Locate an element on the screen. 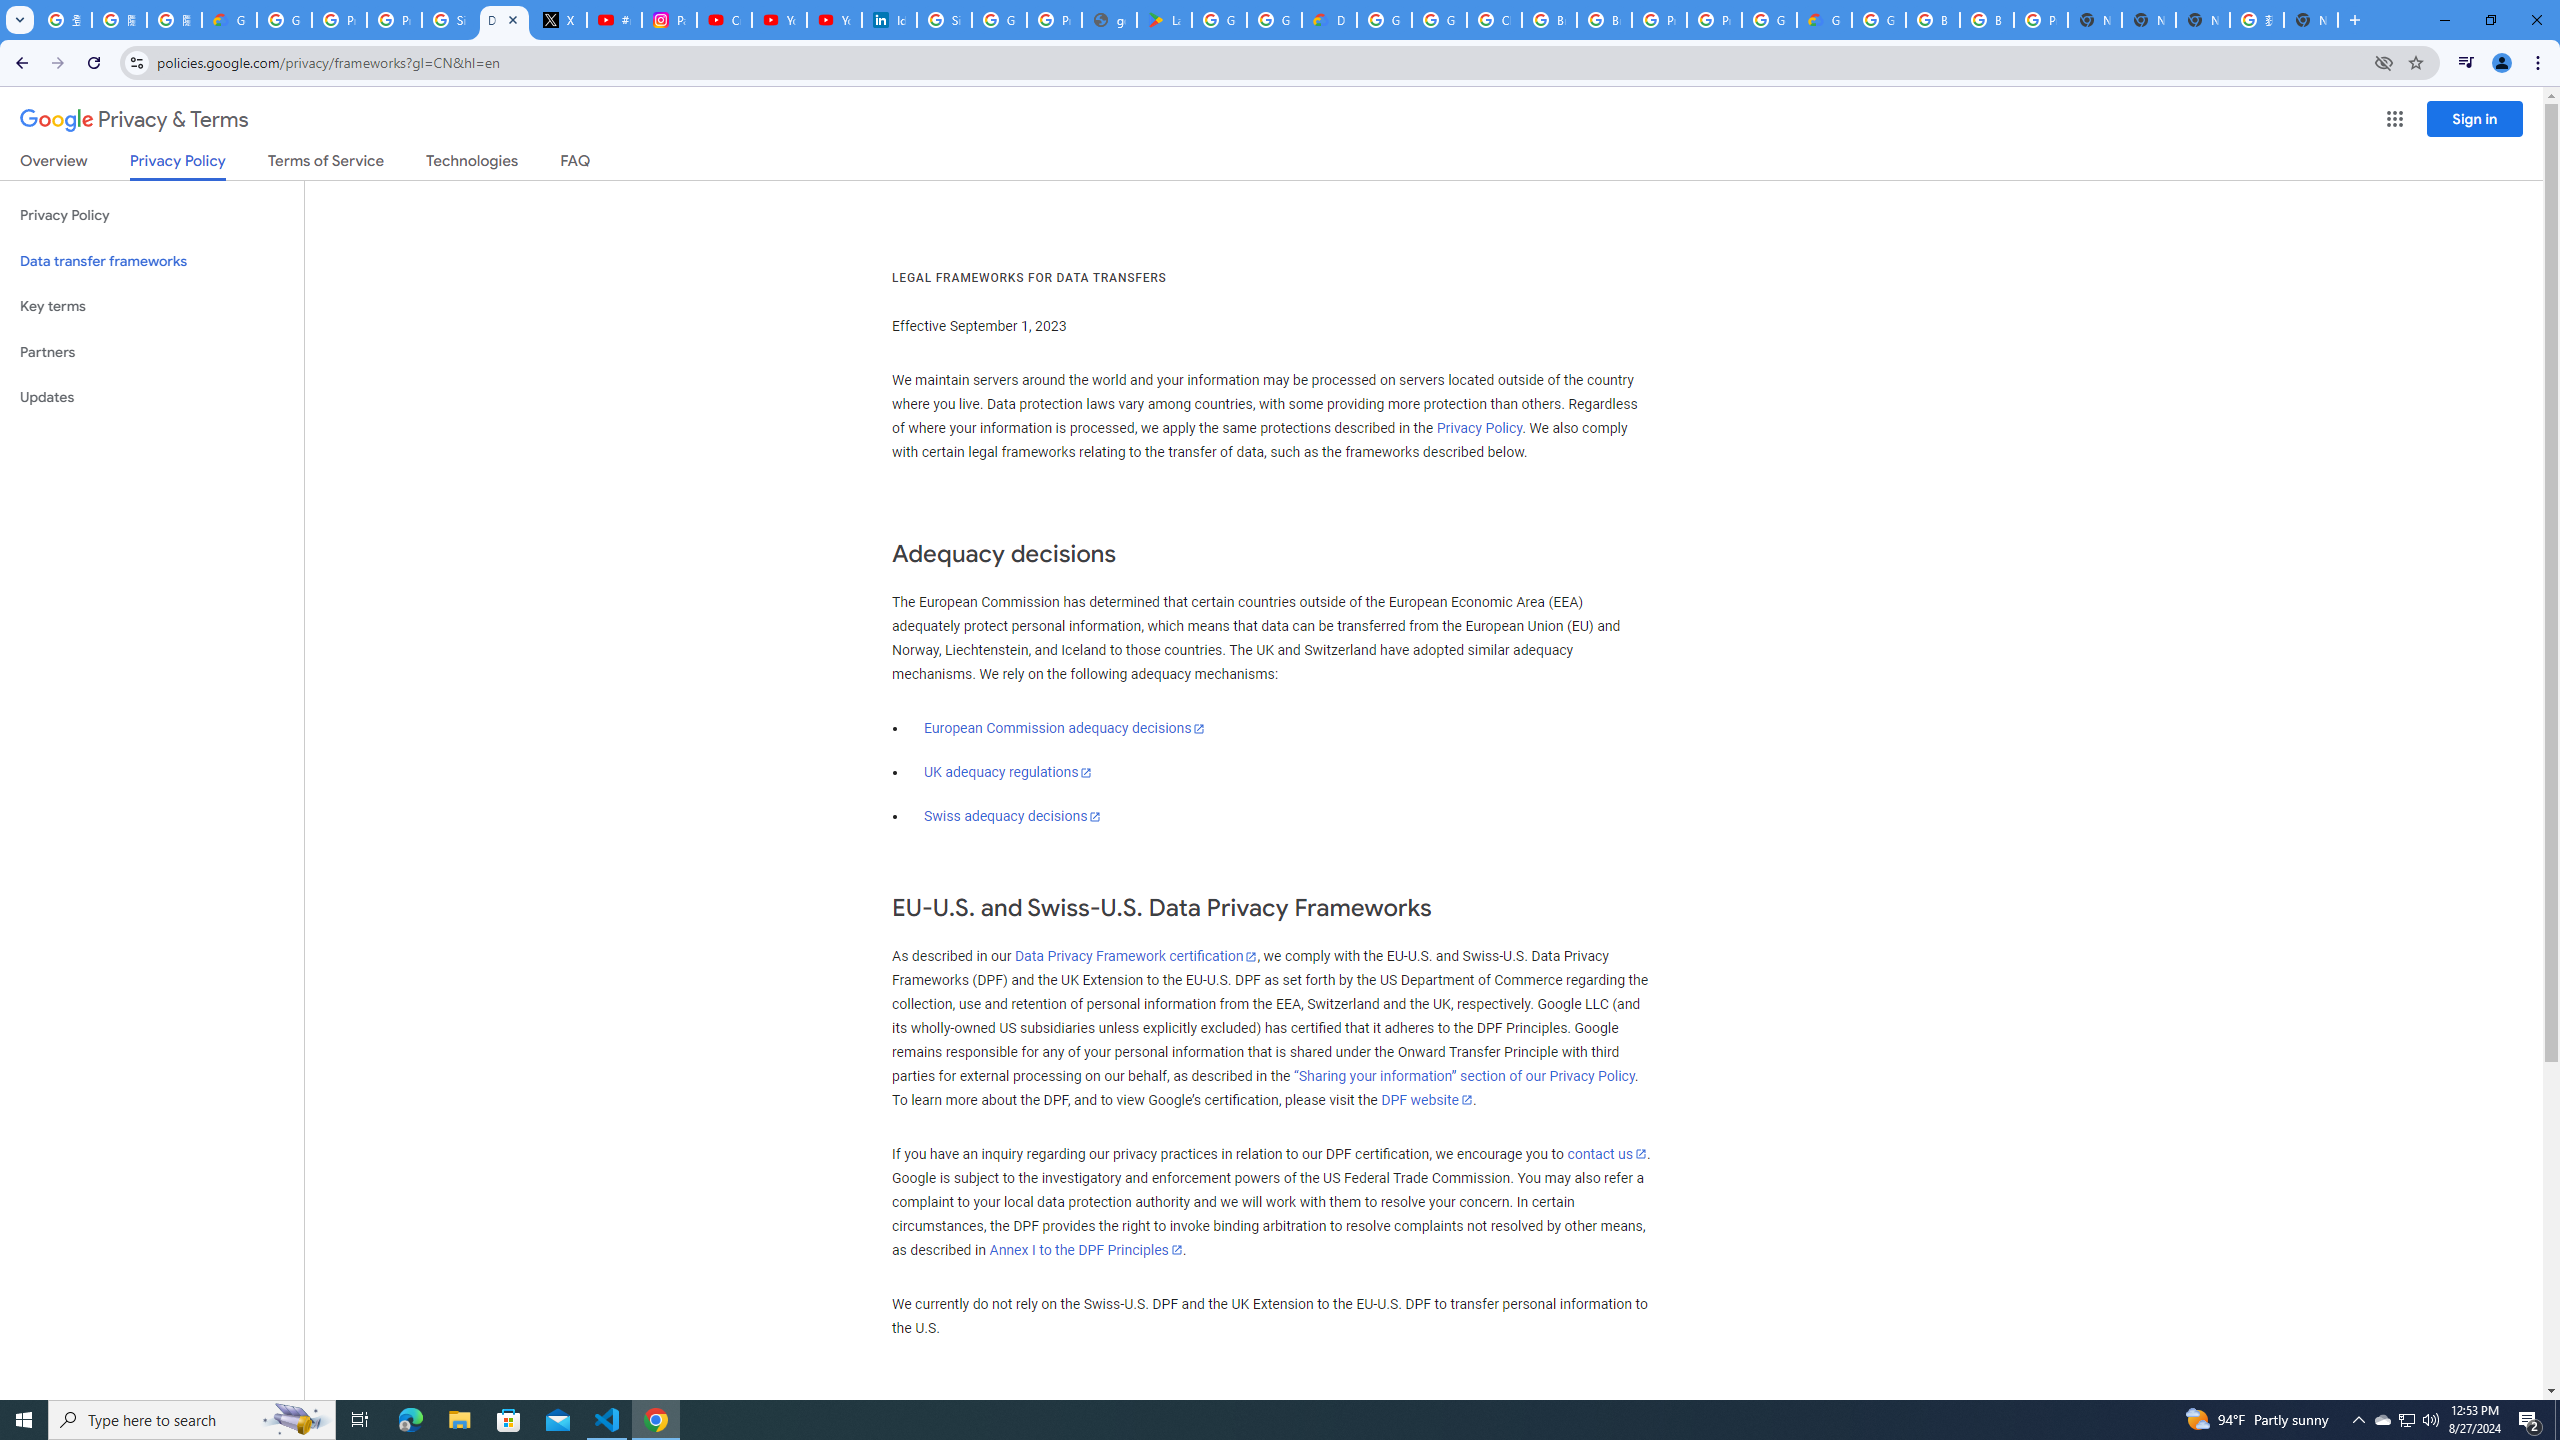 The image size is (2560, 1440). 'Annex I to the DPF Principles' is located at coordinates (1084, 1248).